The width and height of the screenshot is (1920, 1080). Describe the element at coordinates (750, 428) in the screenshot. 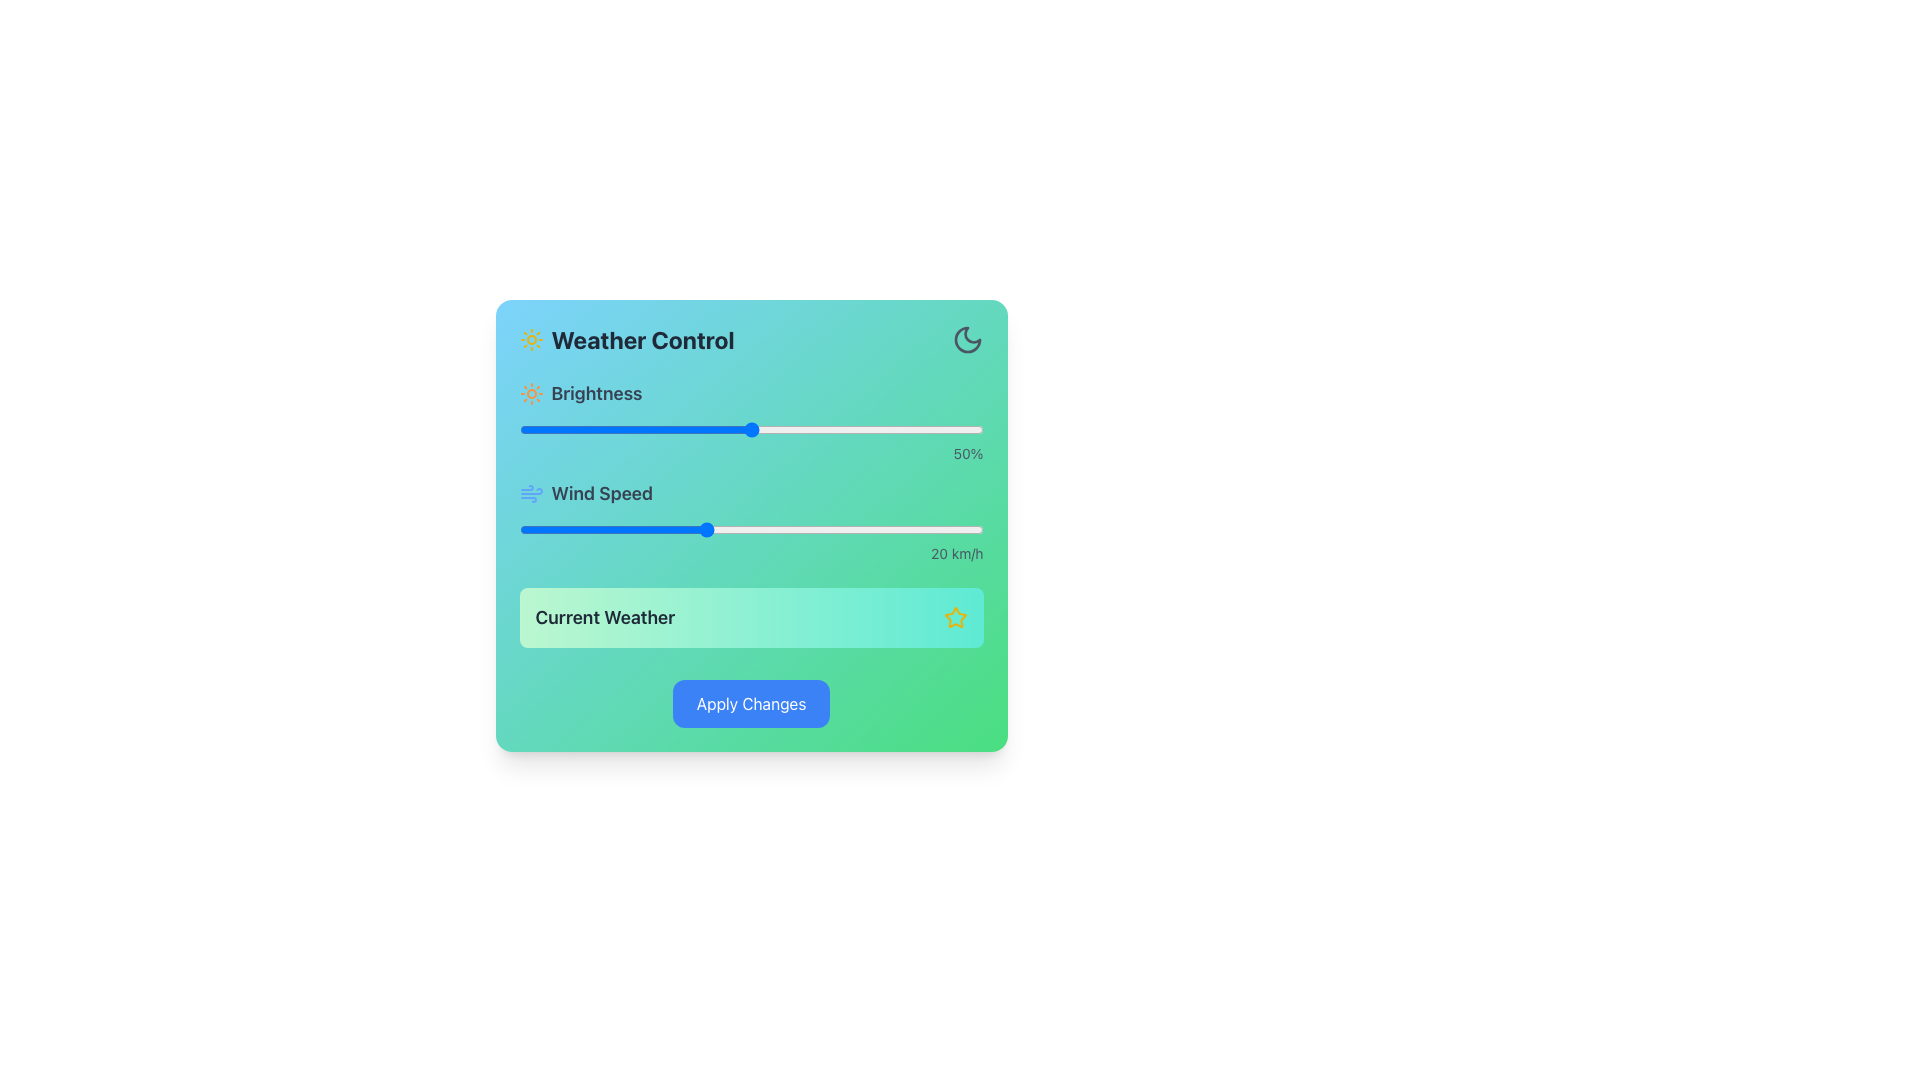

I see `the horizontal slider control for keyboard interaction` at that location.